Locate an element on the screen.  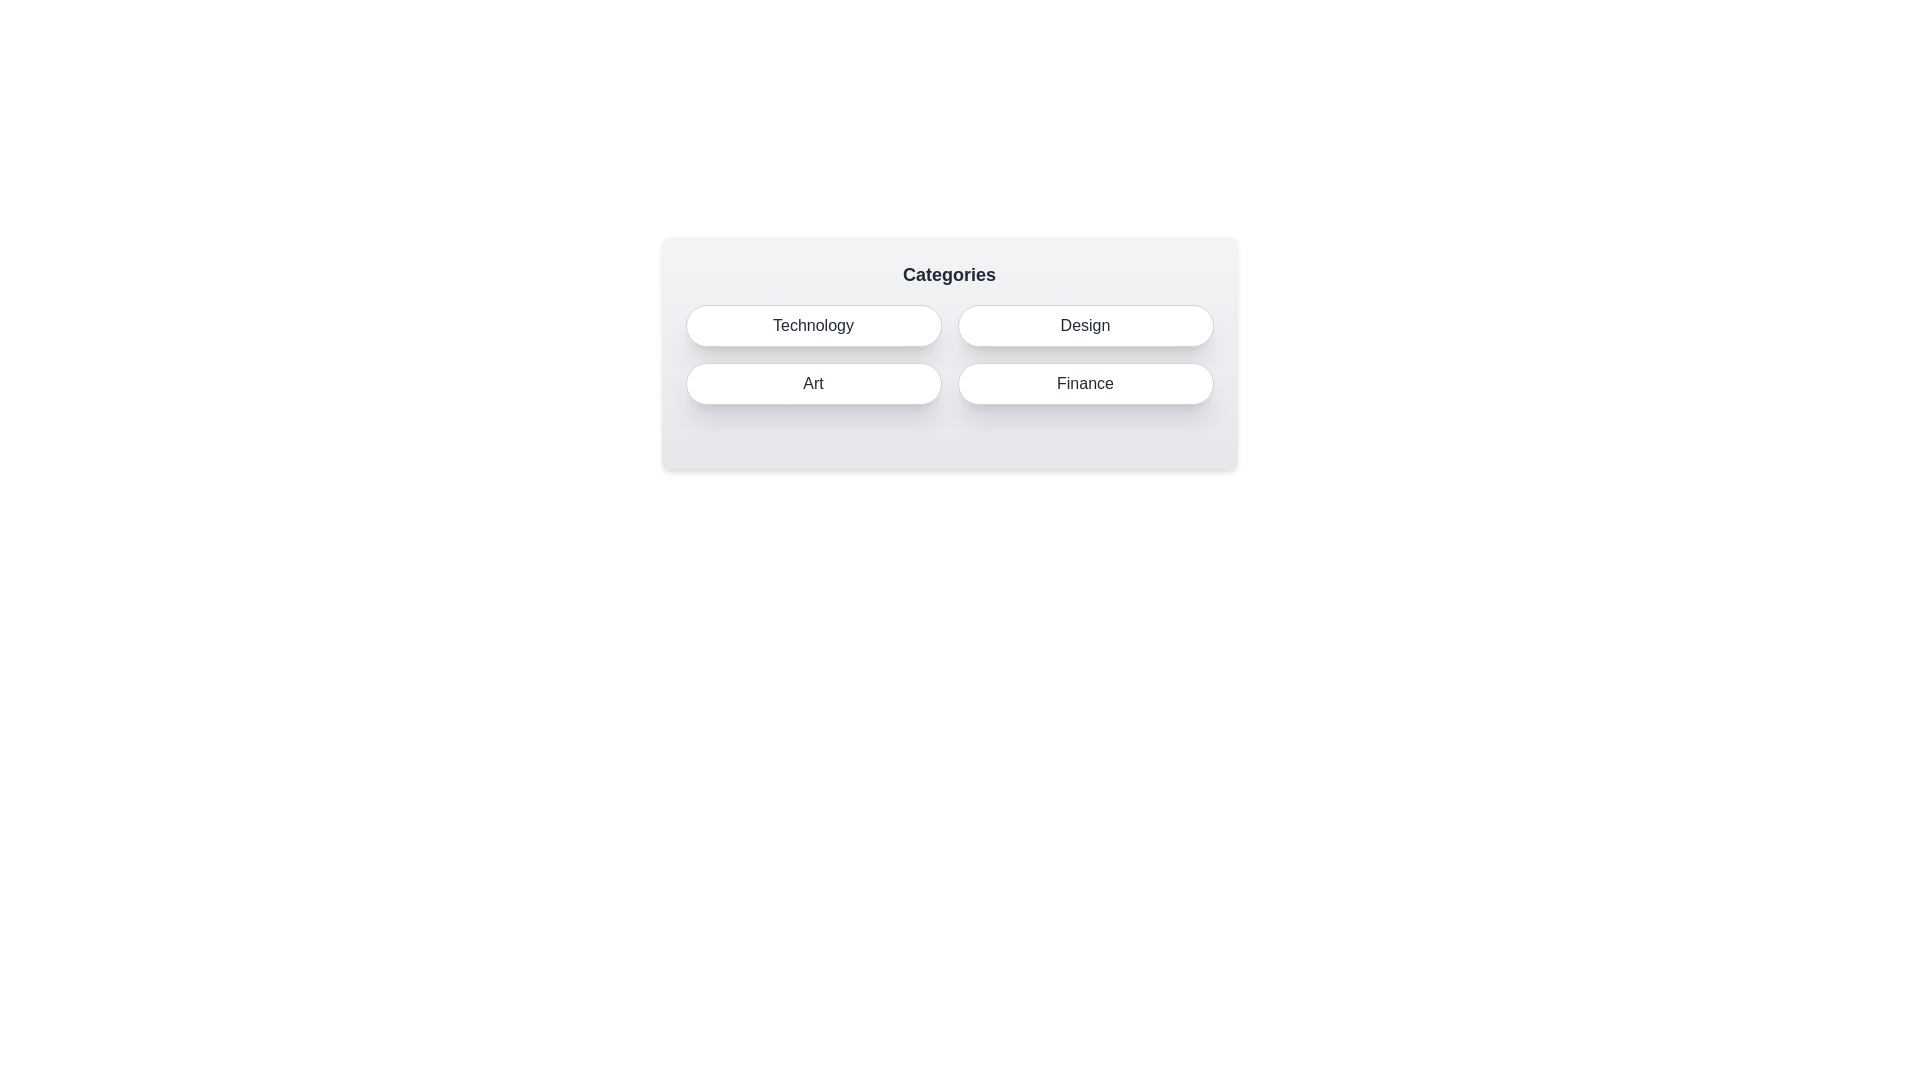
the Art button to select it is located at coordinates (813, 384).